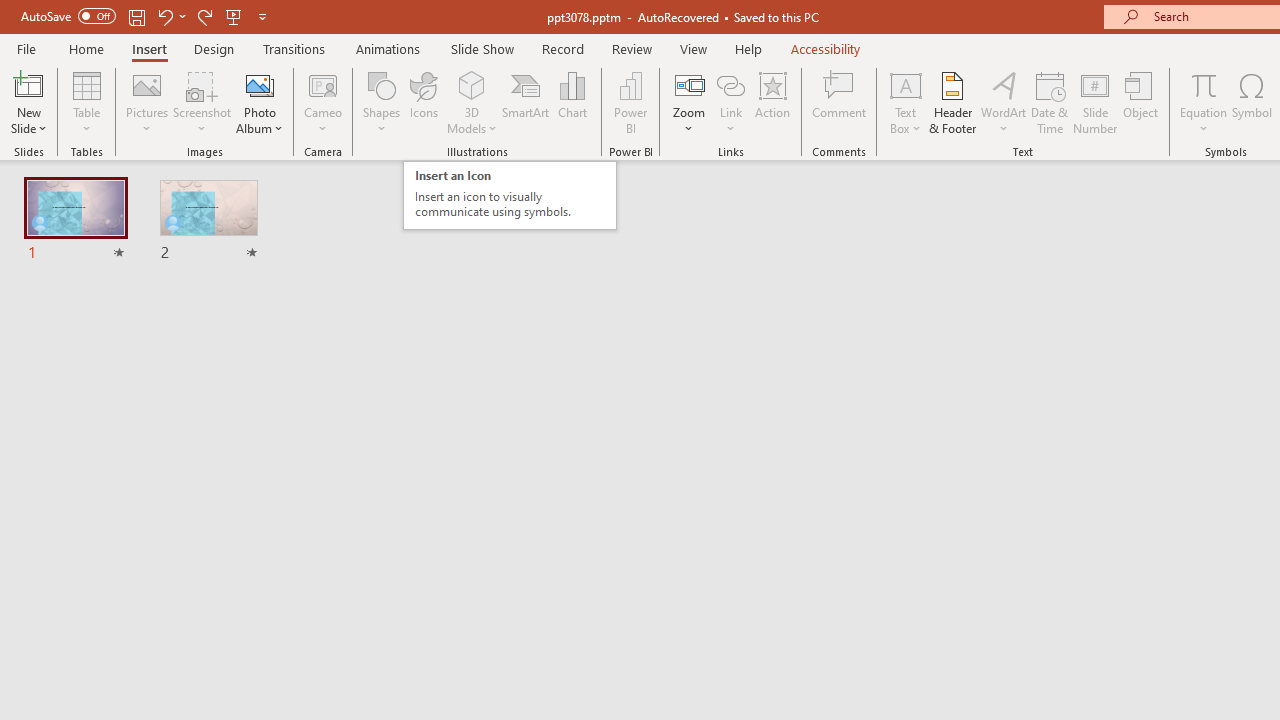  I want to click on 'Chart...', so click(571, 103).